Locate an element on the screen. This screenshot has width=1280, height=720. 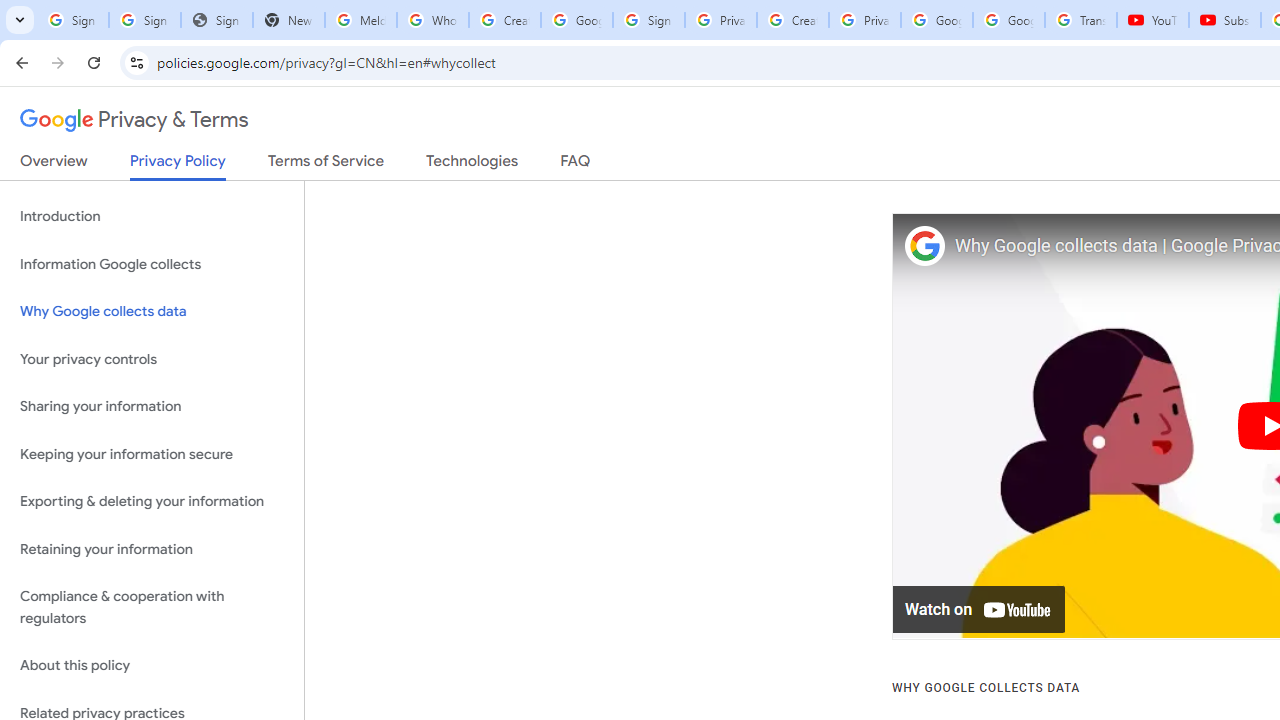
'New Tab' is located at coordinates (288, 20).